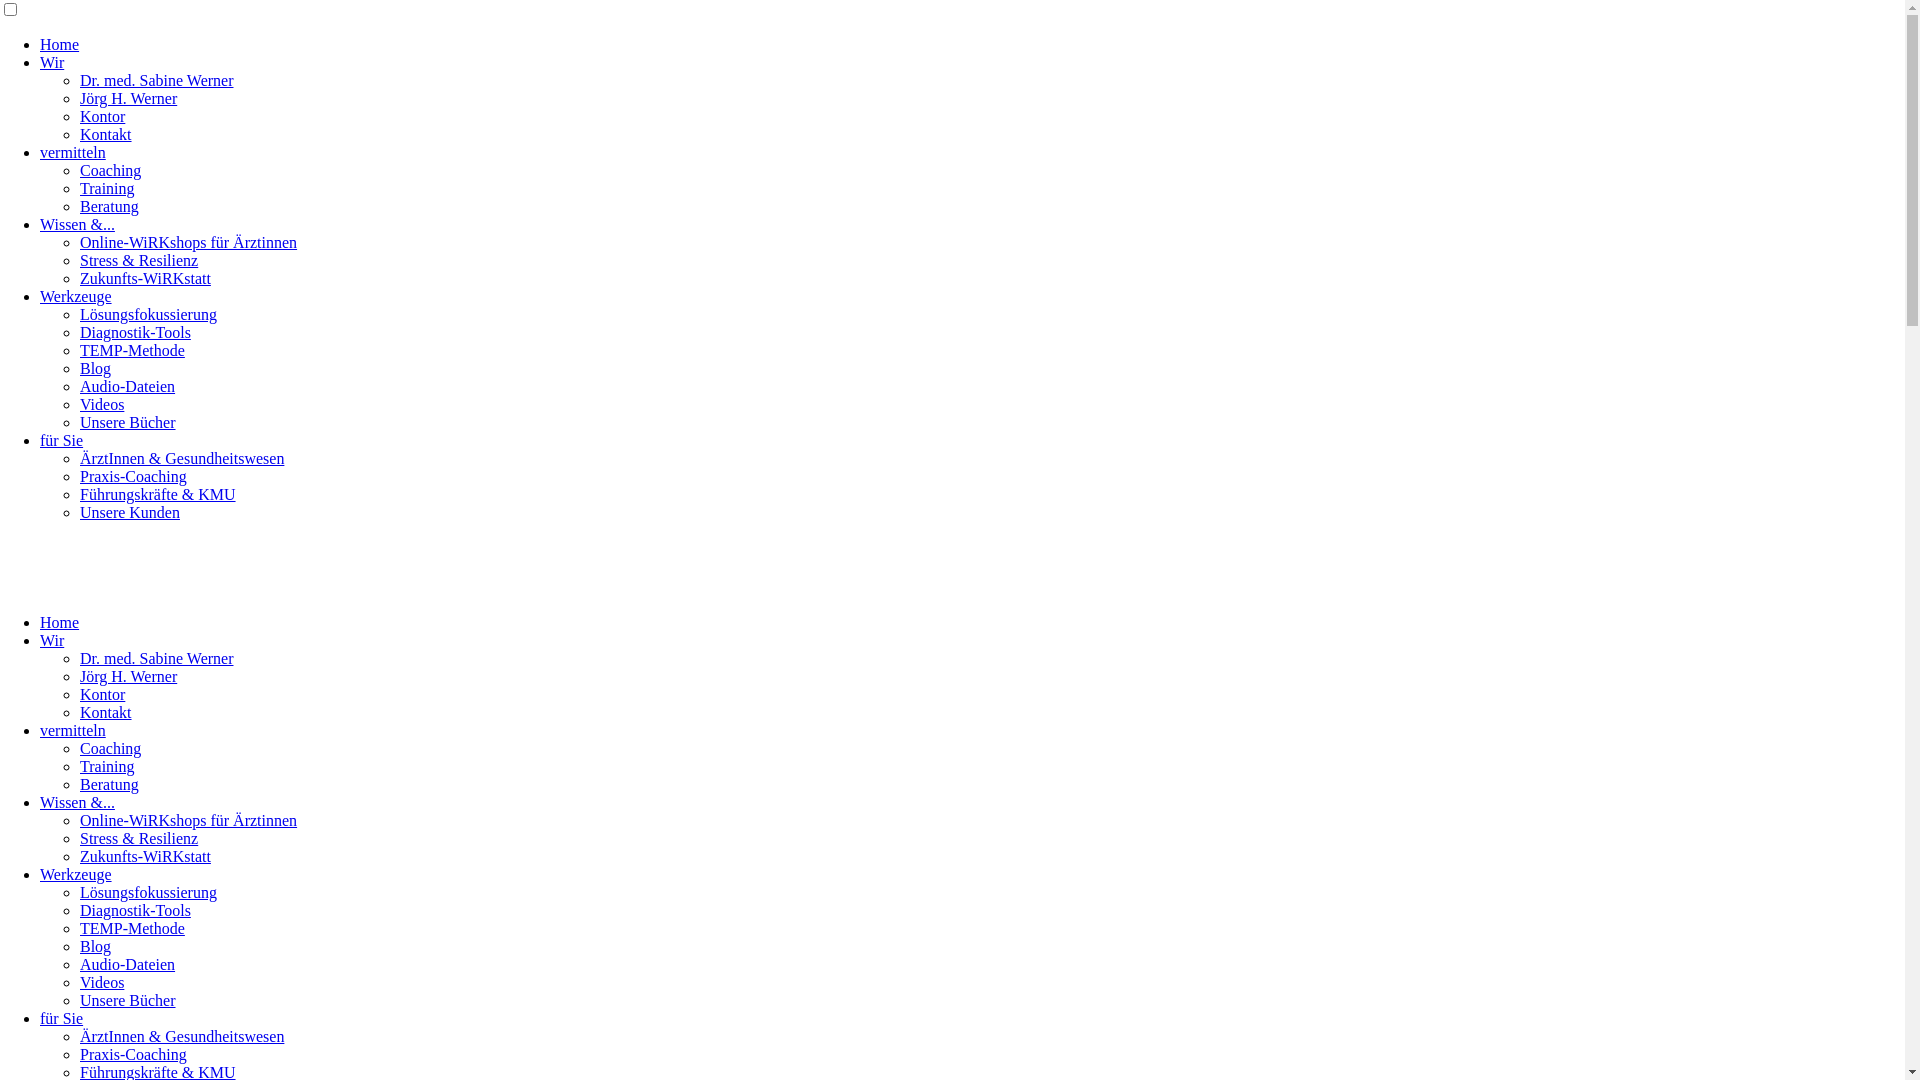 Image resolution: width=1920 pixels, height=1080 pixels. What do you see at coordinates (109, 169) in the screenshot?
I see `'Coaching'` at bounding box center [109, 169].